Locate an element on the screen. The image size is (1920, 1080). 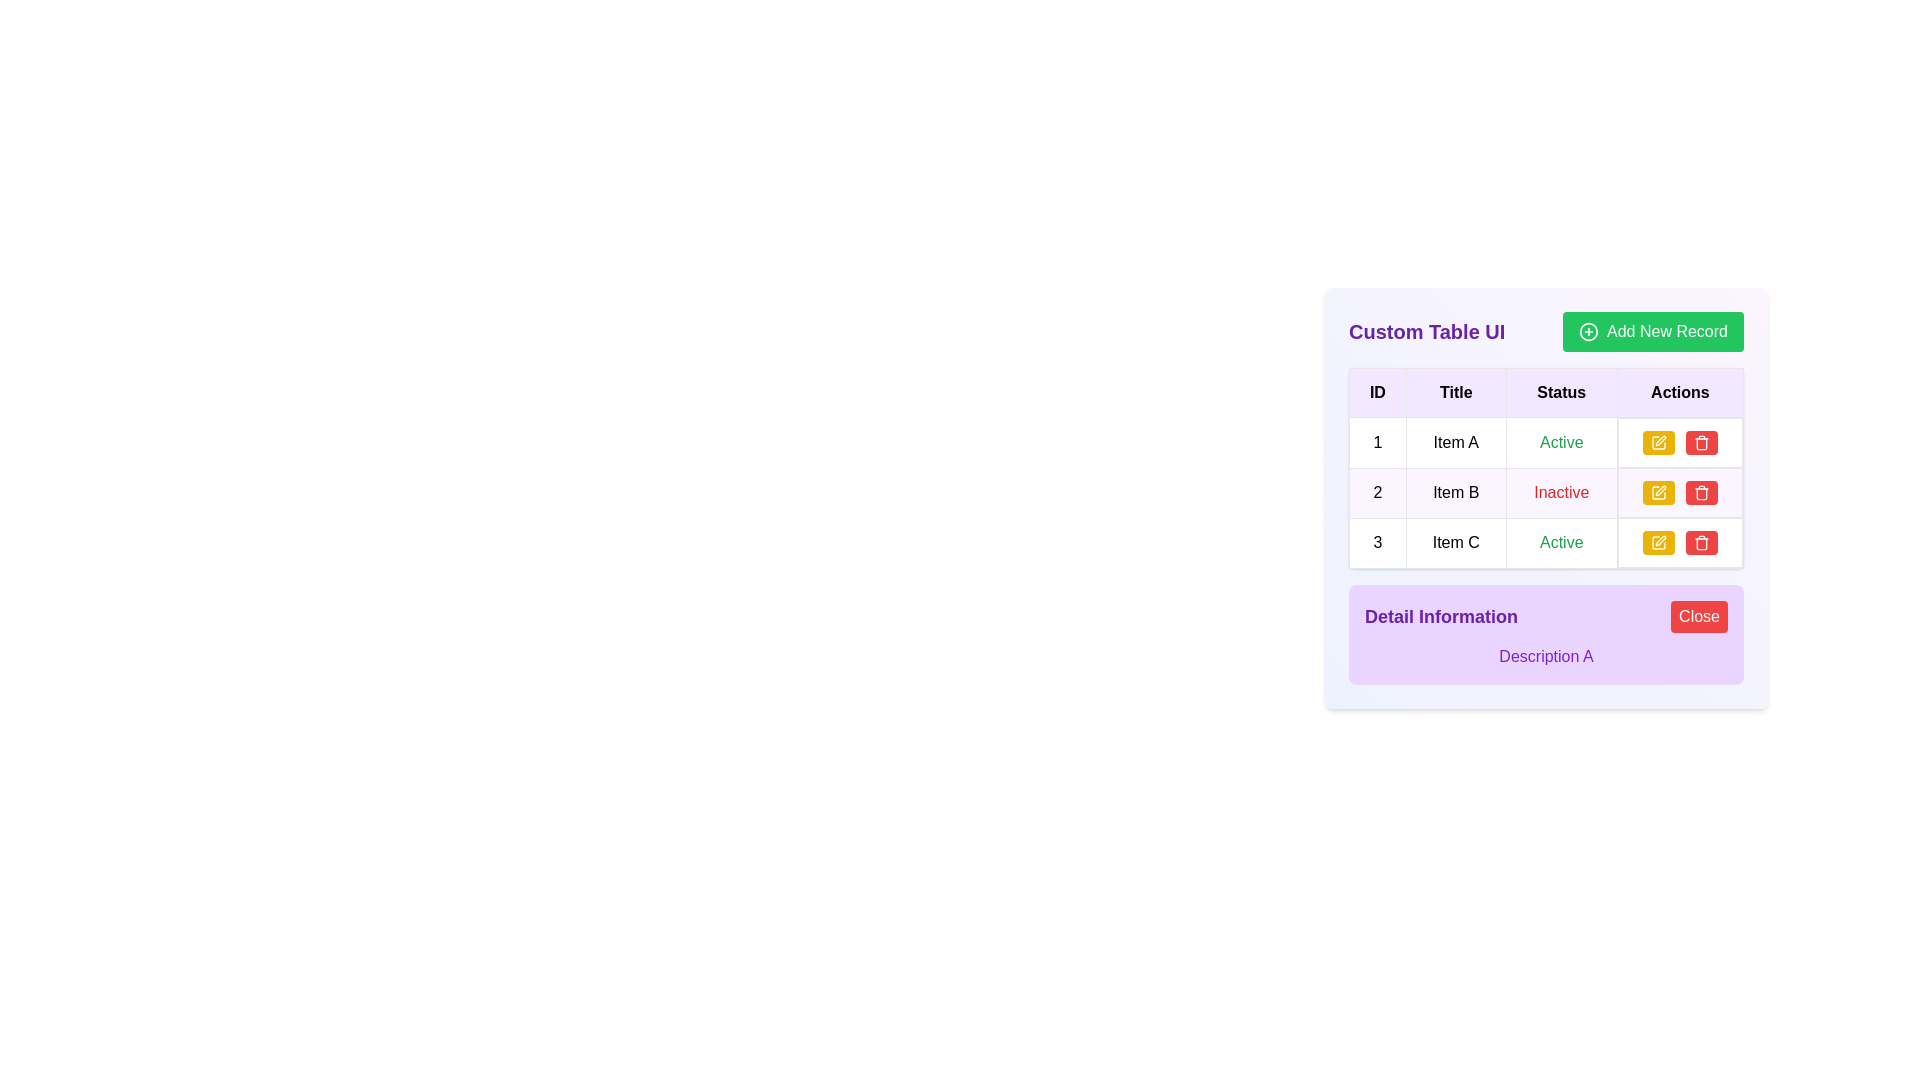
the text label labeled 'Item B' in the second row of the table under the 'Title' column is located at coordinates (1456, 493).